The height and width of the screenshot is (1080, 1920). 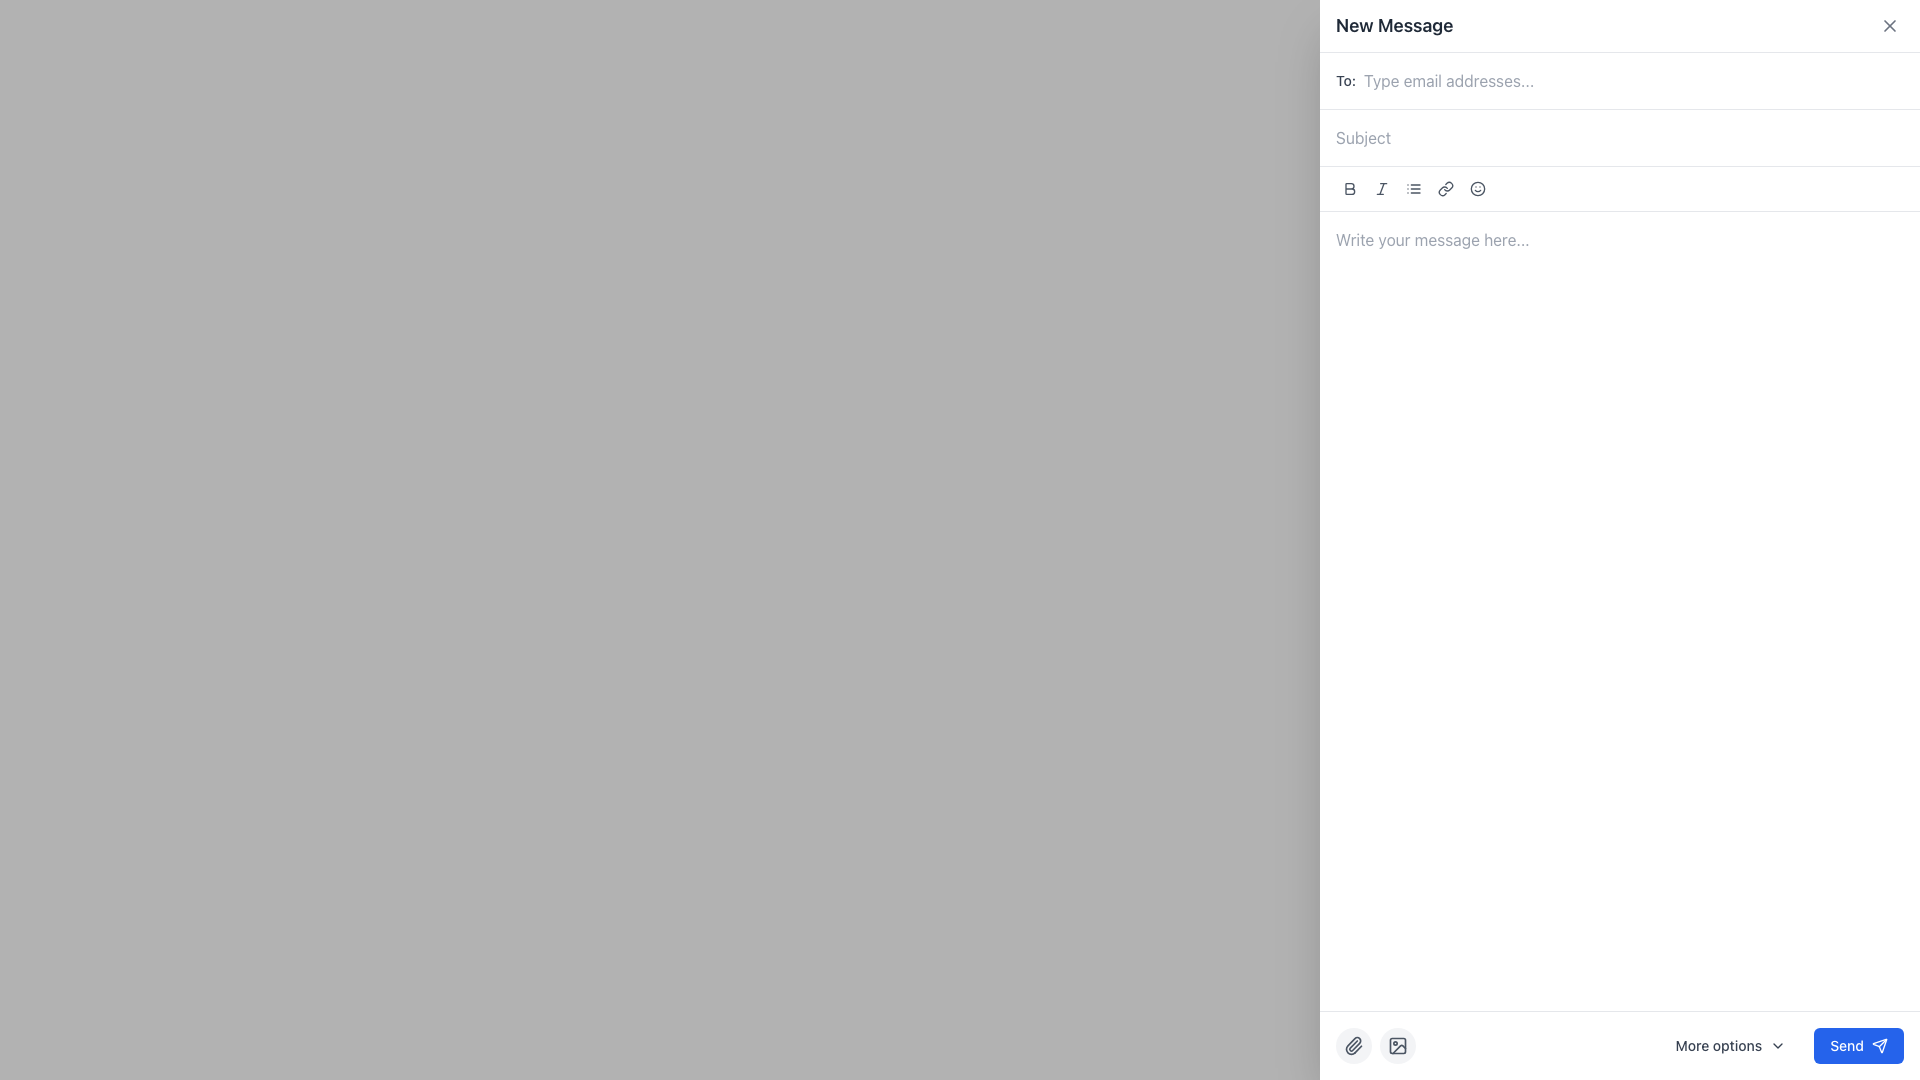 What do you see at coordinates (1478, 189) in the screenshot?
I see `the smiley face icon located near the center of the toolbar above the message text area` at bounding box center [1478, 189].